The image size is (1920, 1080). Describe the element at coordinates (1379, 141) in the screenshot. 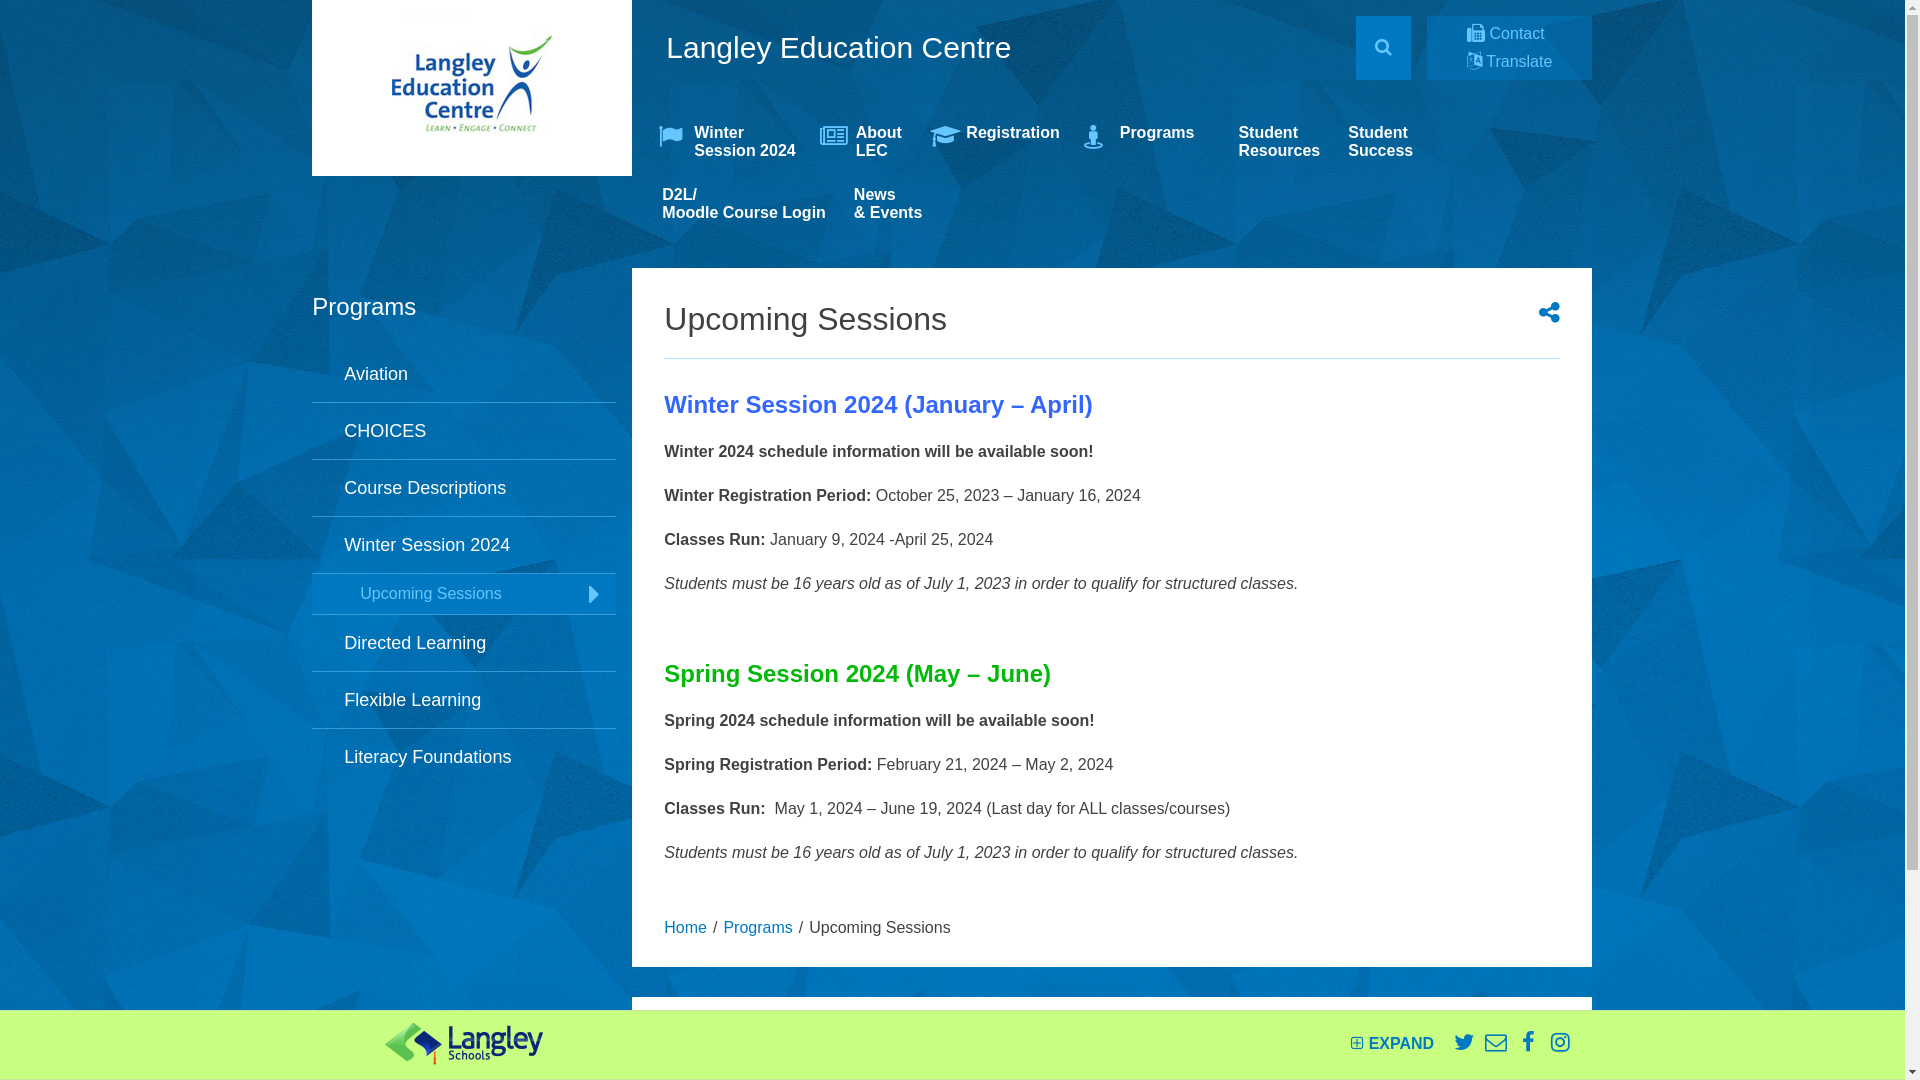

I see `'Student` at that location.